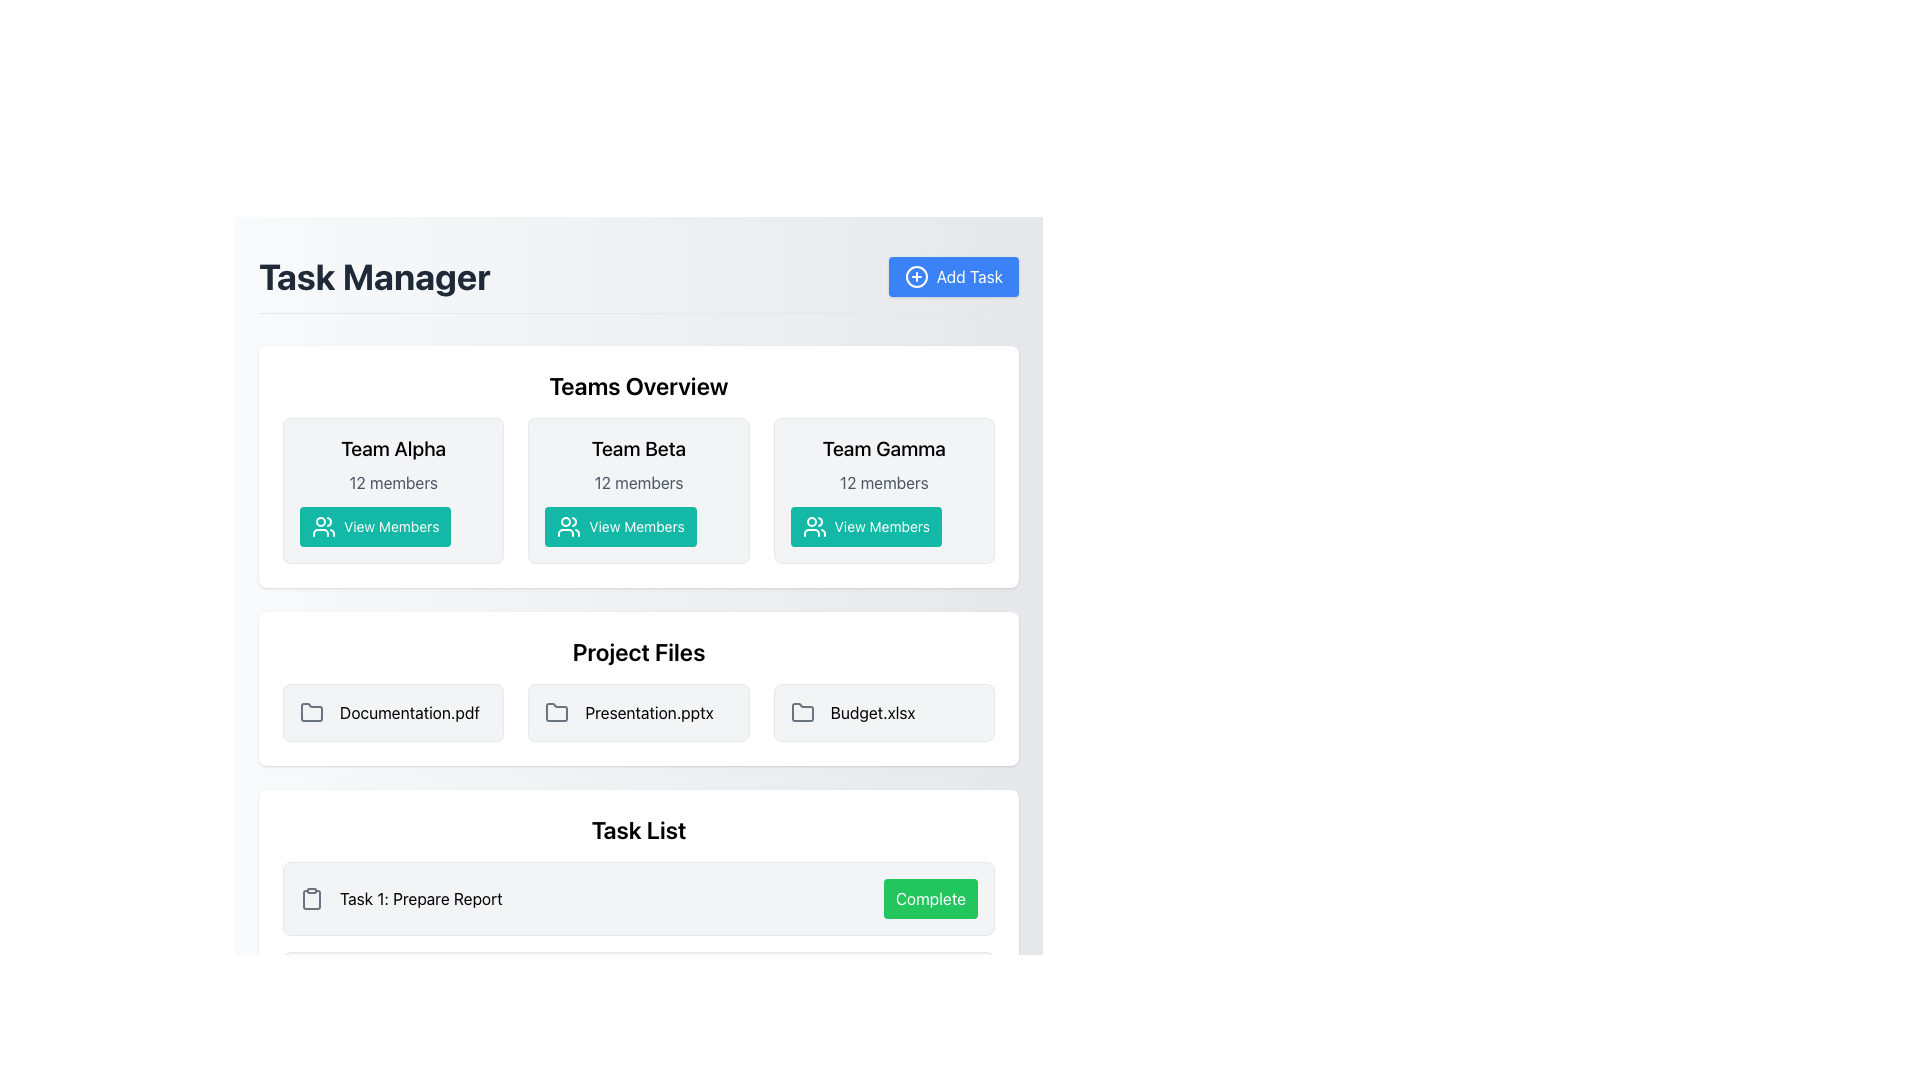 The height and width of the screenshot is (1080, 1920). Describe the element at coordinates (637, 651) in the screenshot. I see `the header text indicating the section listing project-related documents or files, which is centrally aligned under the 'Teams Overview' section` at that location.